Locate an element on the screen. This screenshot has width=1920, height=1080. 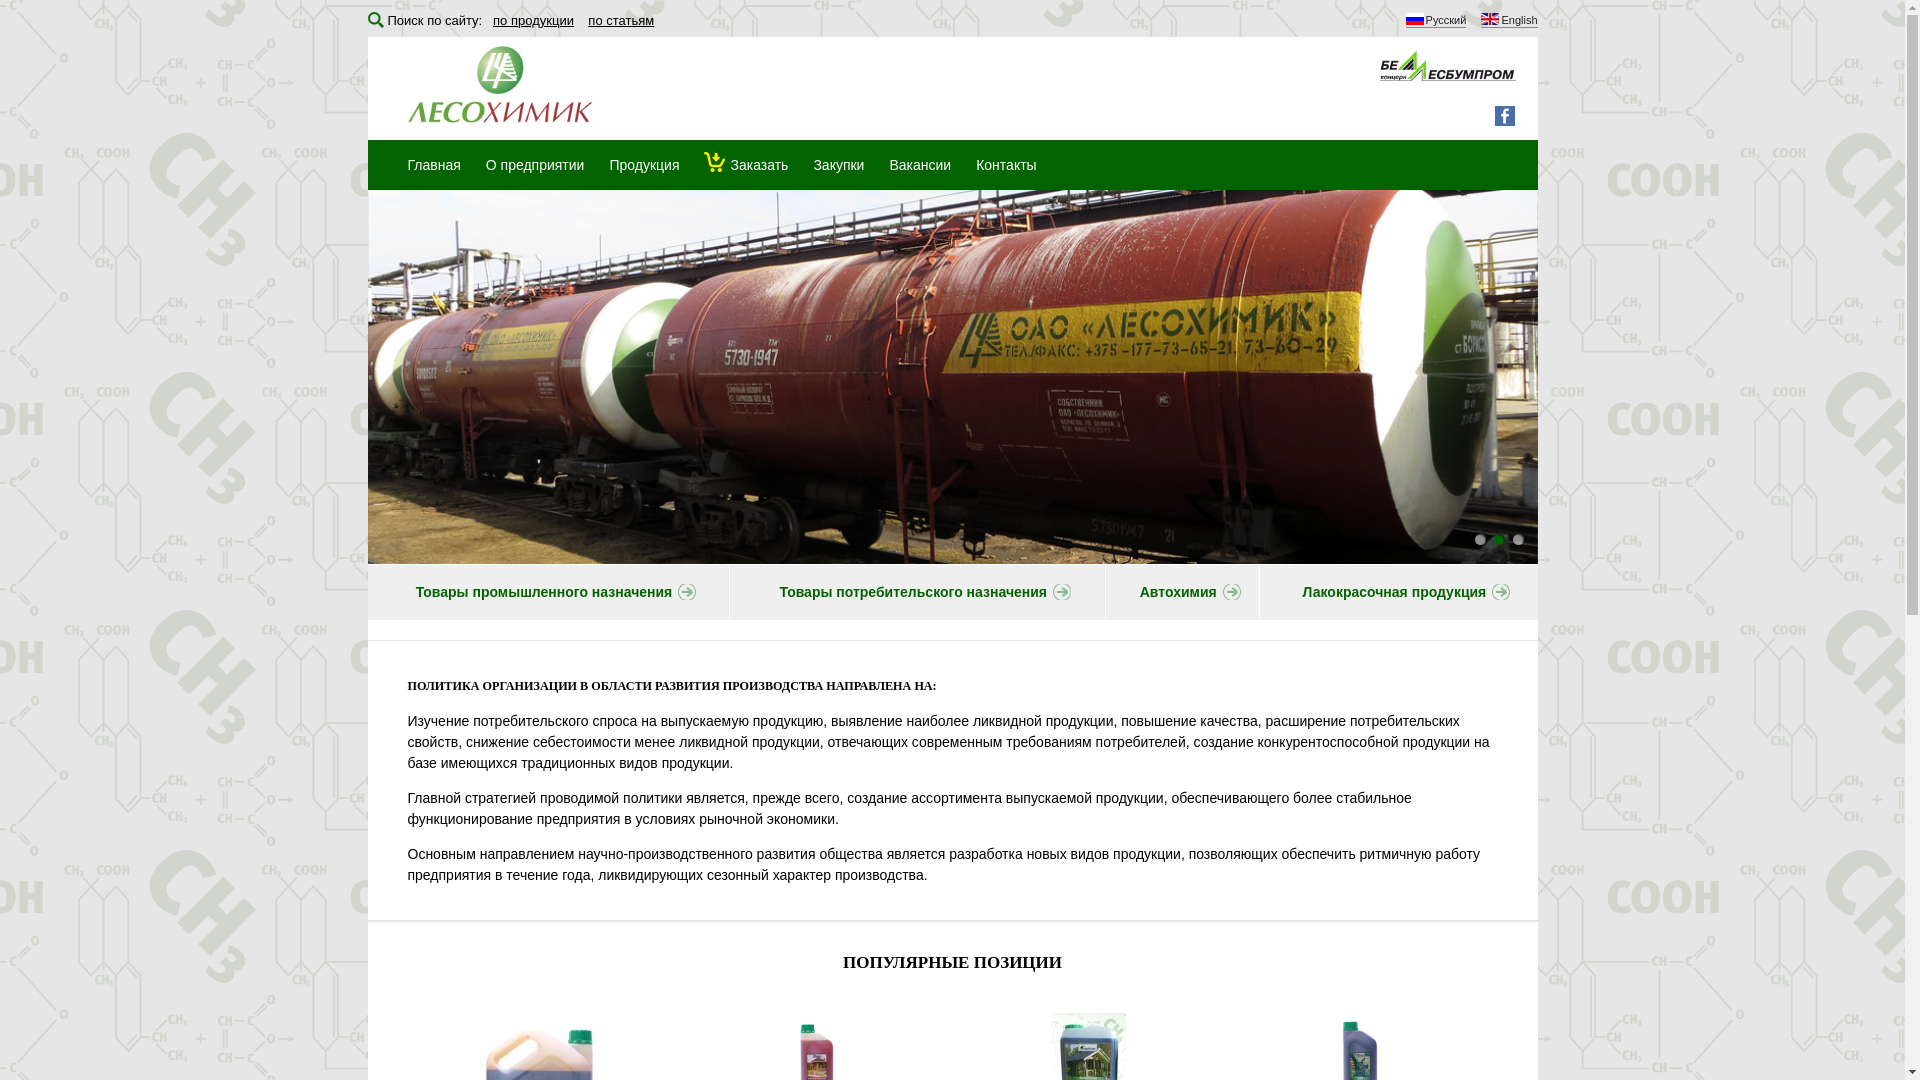
'1' is located at coordinates (1479, 538).